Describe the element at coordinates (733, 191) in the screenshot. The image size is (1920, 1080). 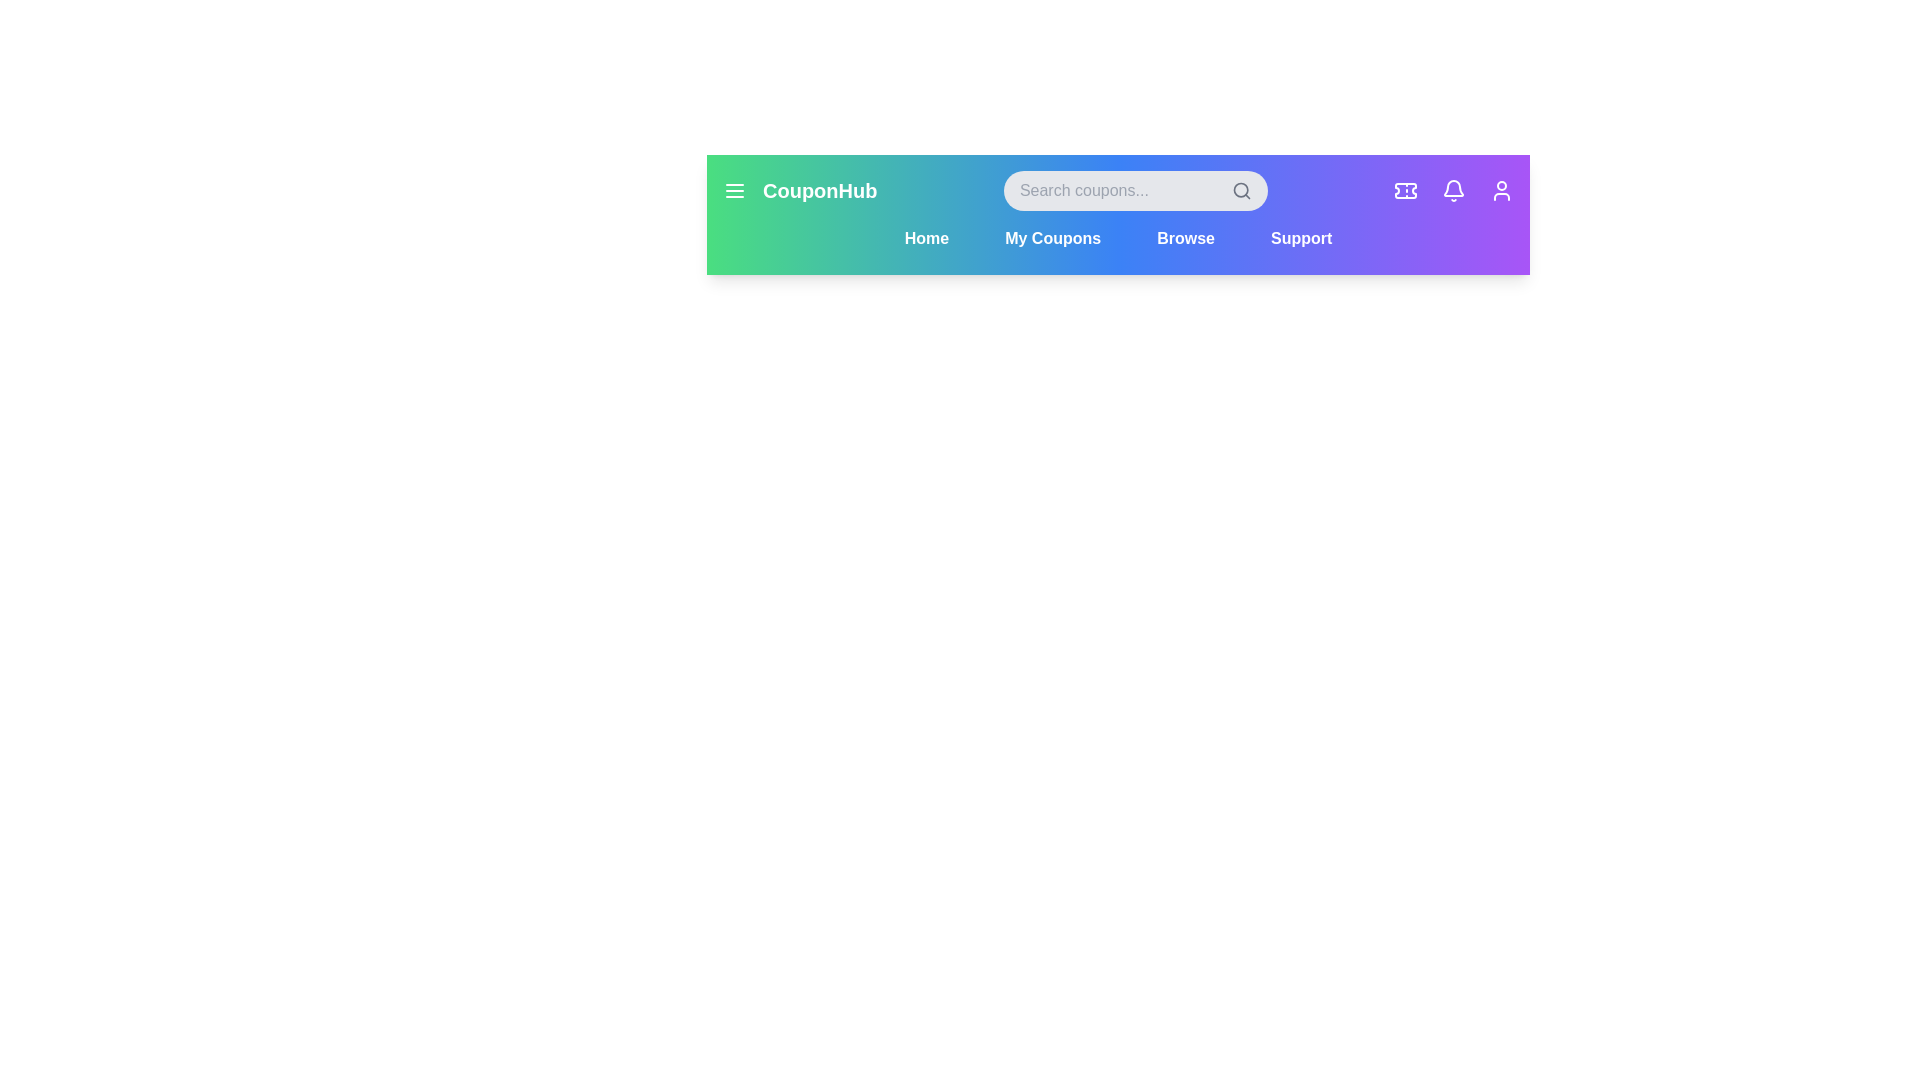
I see `the menu icon to toggle the menu visibility` at that location.